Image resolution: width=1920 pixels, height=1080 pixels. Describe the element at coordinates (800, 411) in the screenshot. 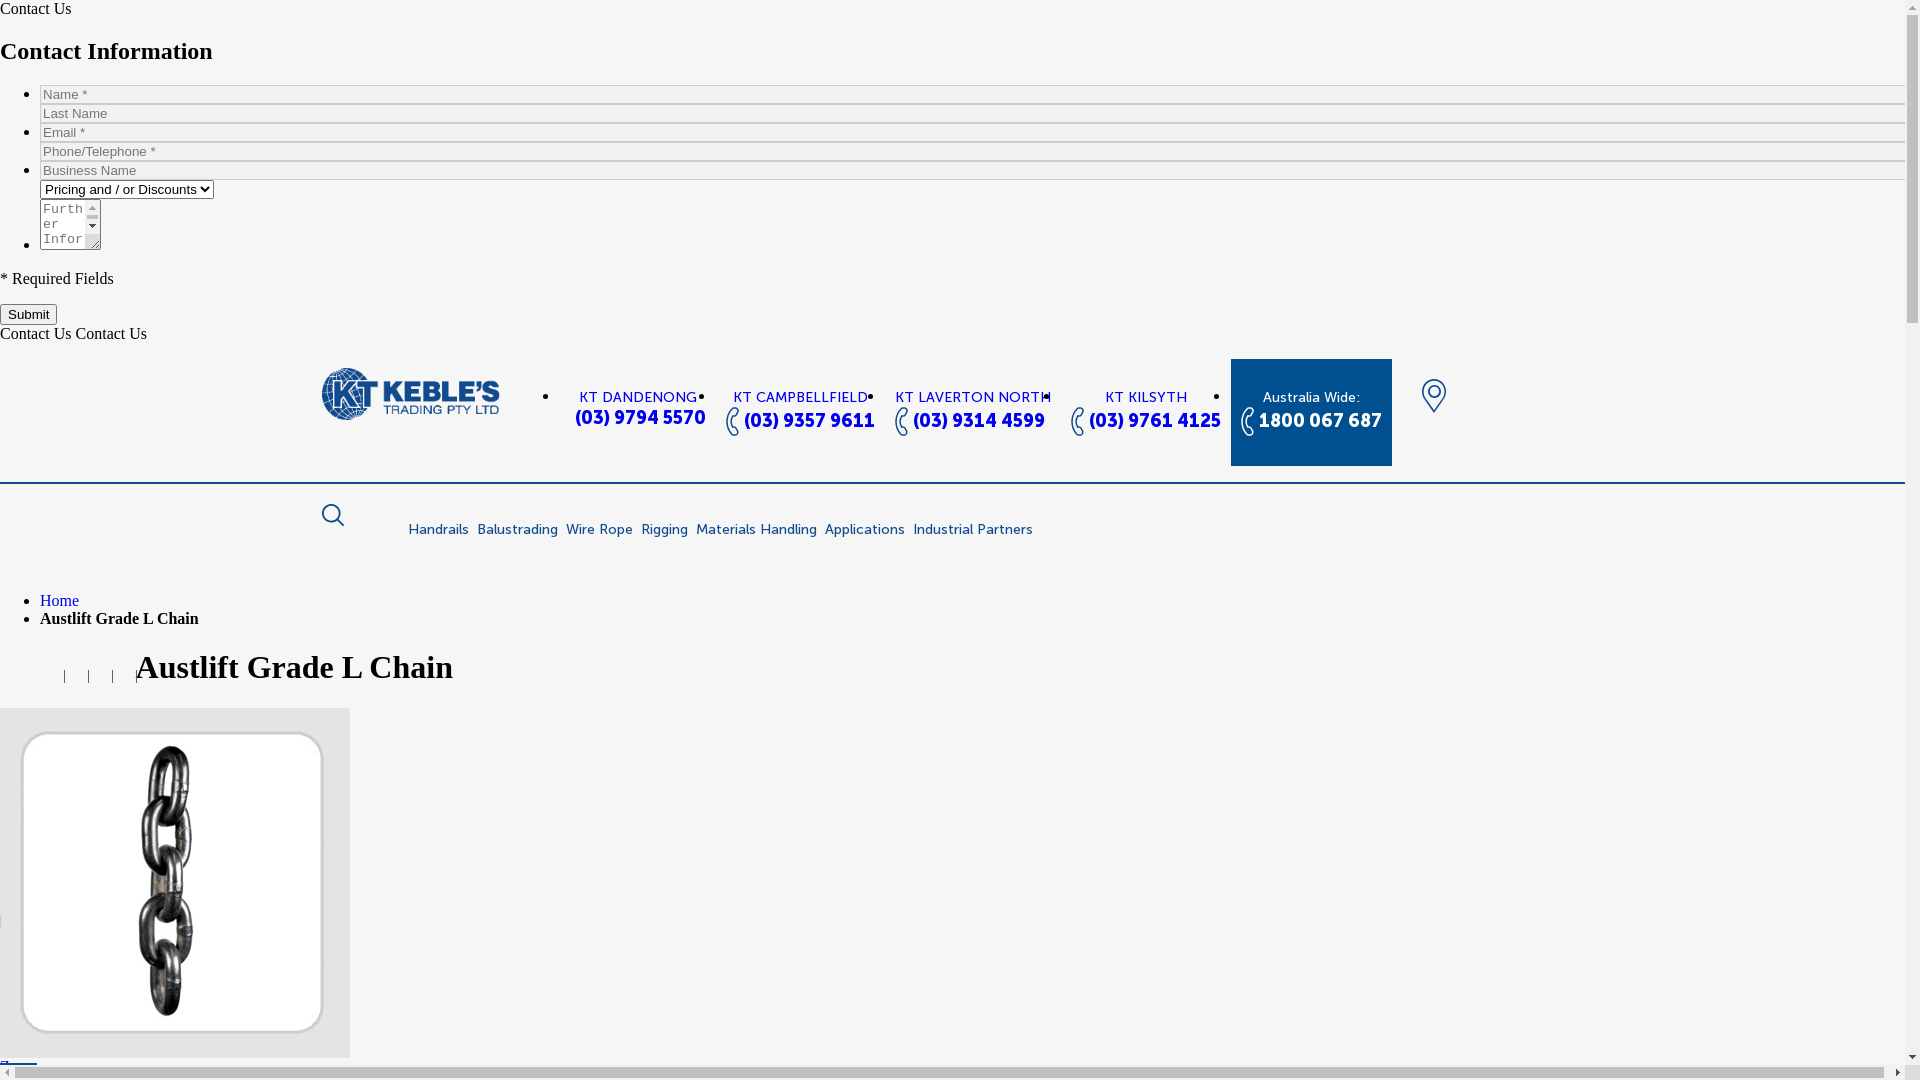

I see `'KT CAMPBELLFIELD` at that location.